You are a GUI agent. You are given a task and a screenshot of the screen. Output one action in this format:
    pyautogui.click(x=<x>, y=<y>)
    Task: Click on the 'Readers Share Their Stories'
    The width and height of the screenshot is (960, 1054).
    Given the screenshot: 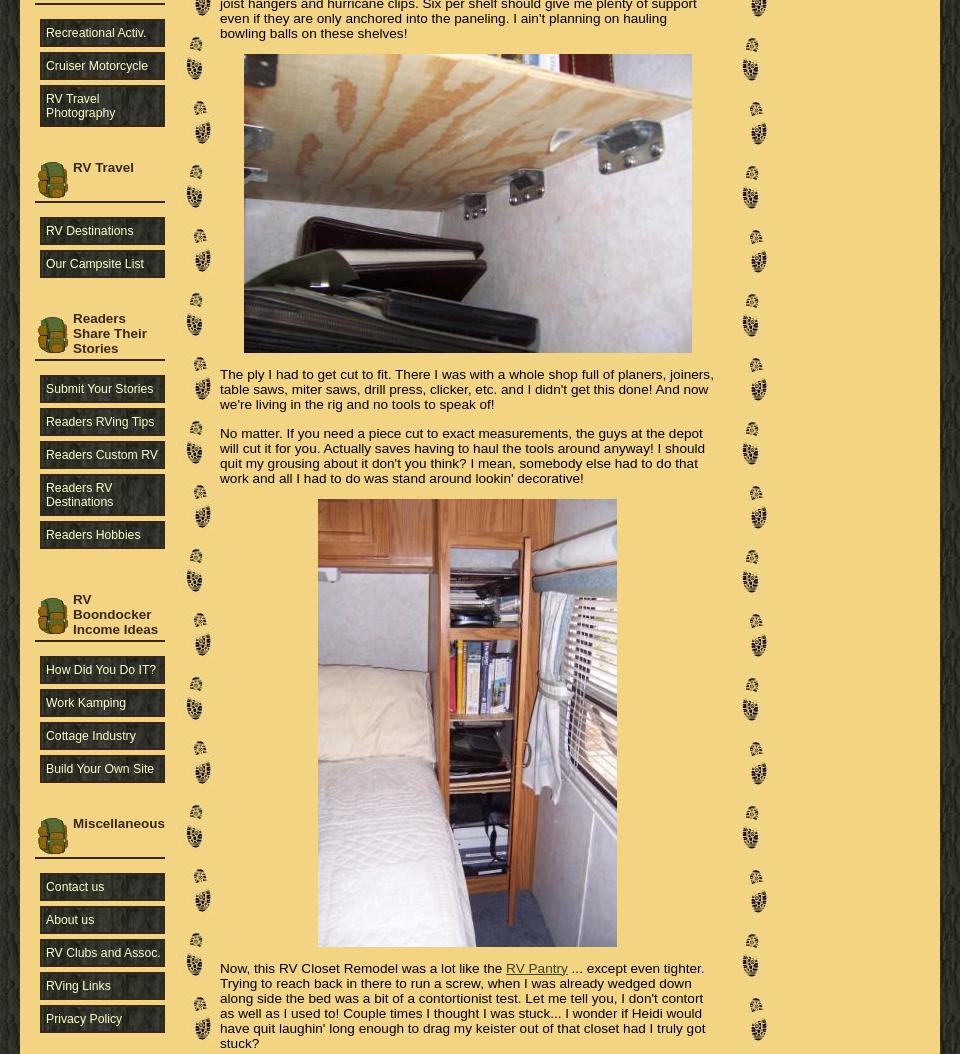 What is the action you would take?
    pyautogui.click(x=109, y=332)
    